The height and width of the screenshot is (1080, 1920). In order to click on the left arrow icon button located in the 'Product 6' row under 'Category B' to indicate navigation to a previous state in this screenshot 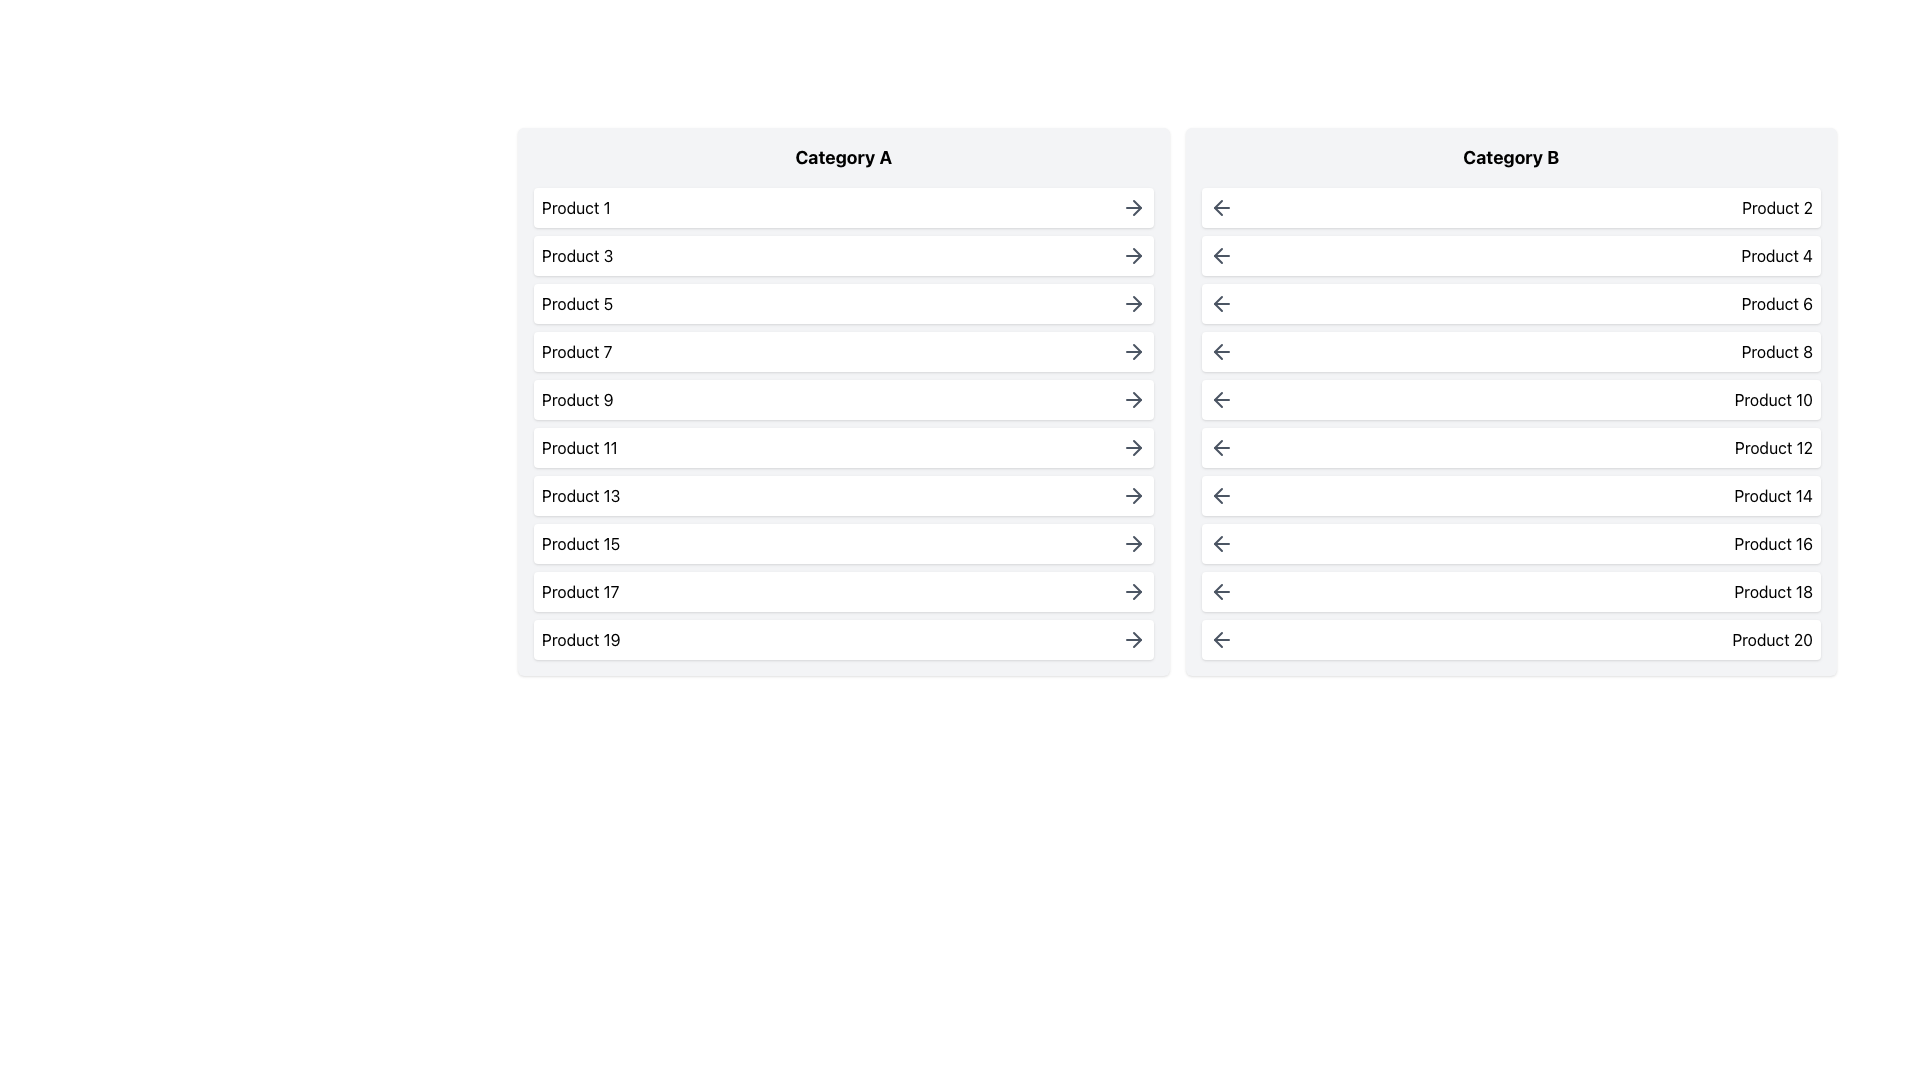, I will do `click(1220, 304)`.